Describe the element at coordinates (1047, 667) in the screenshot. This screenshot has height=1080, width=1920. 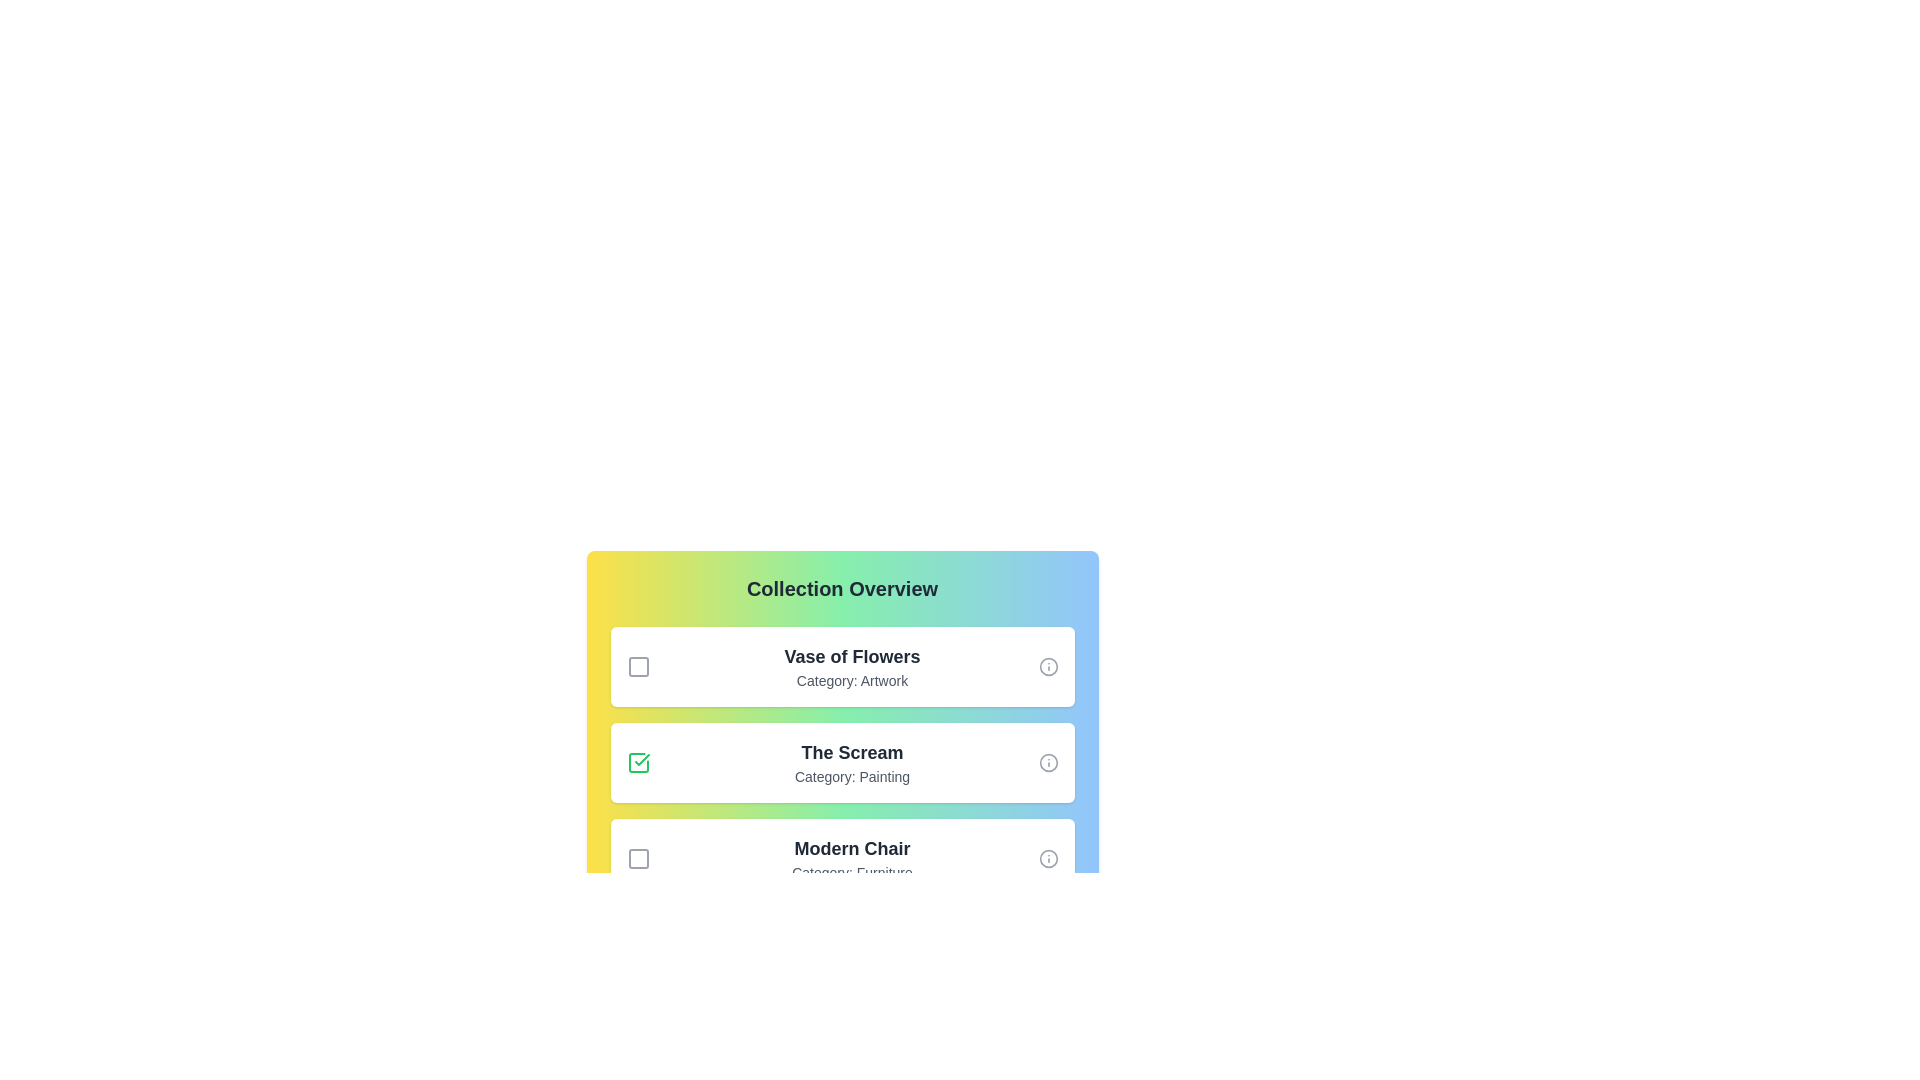
I see `the info icon next to the item 'Vase of Flowers' to view its details` at that location.